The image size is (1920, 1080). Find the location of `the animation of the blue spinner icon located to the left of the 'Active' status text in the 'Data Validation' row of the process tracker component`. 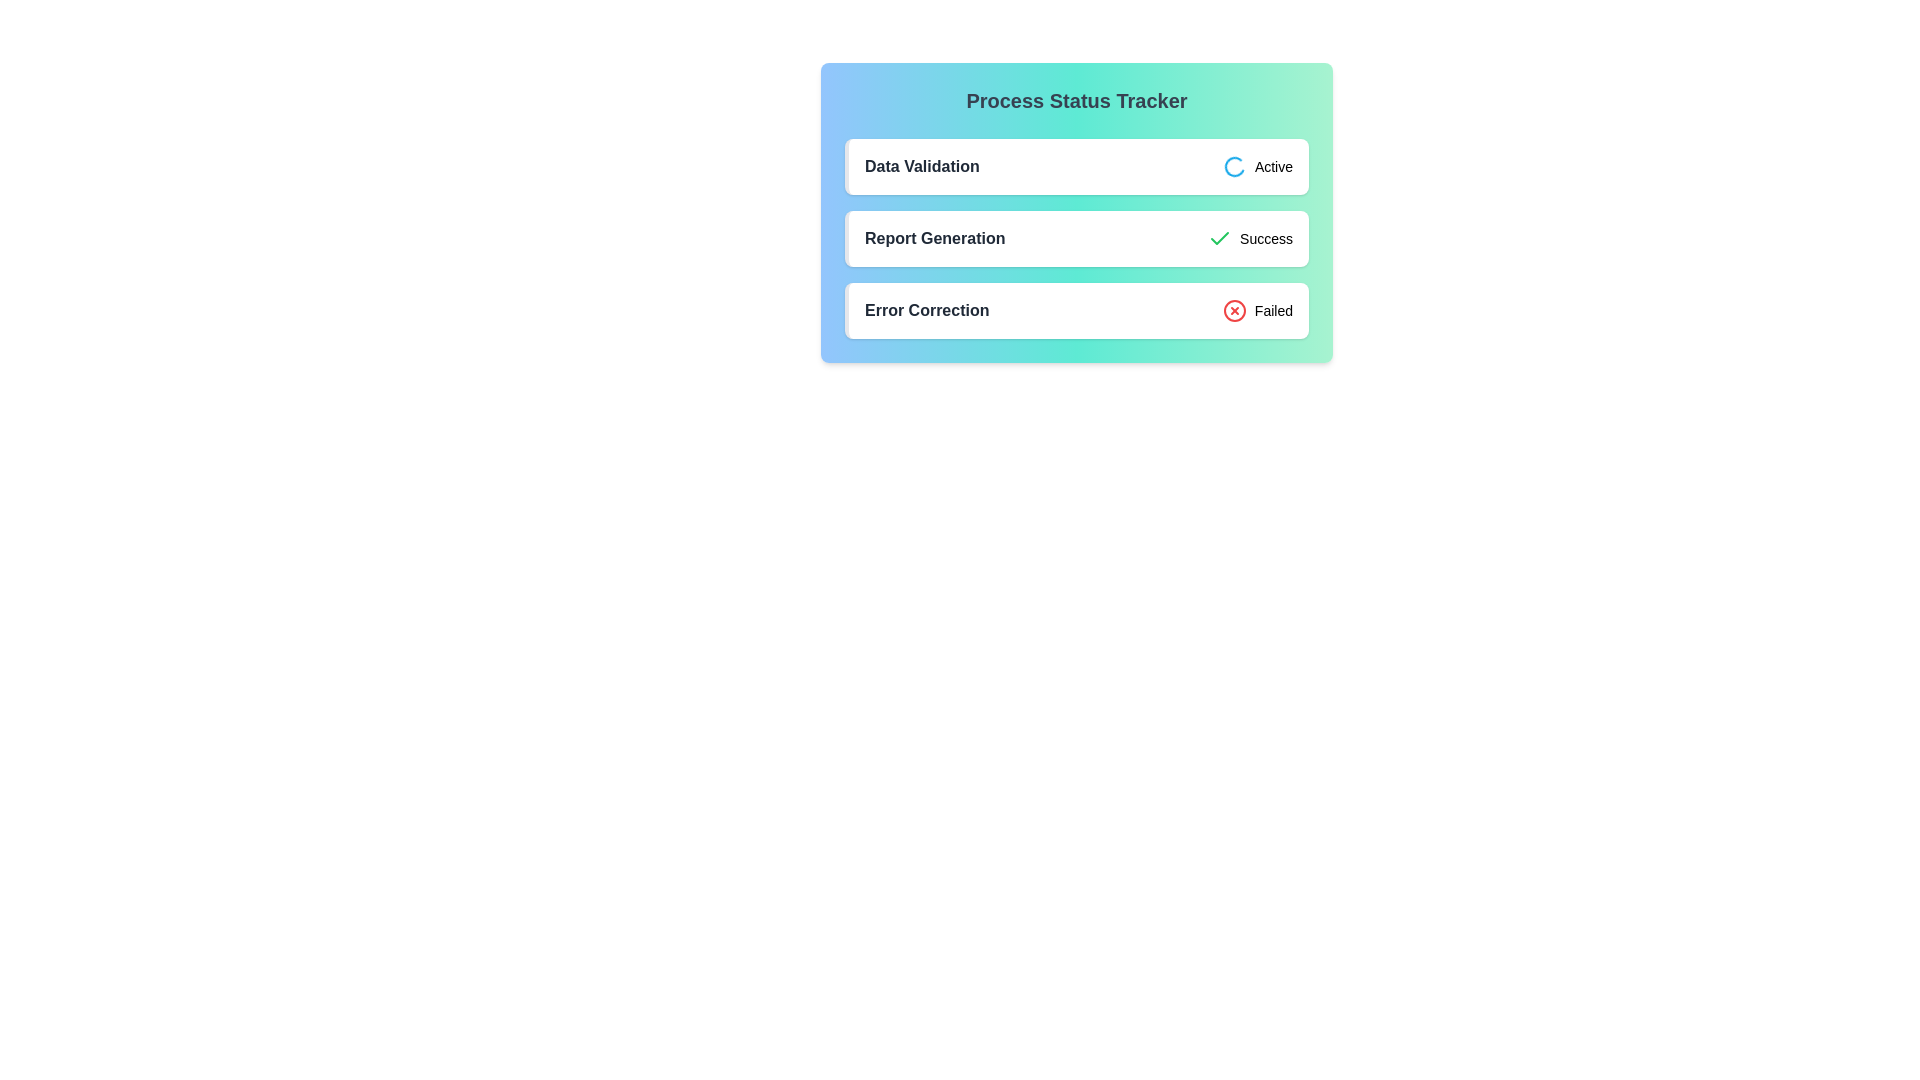

the animation of the blue spinner icon located to the left of the 'Active' status text in the 'Data Validation' row of the process tracker component is located at coordinates (1233, 165).